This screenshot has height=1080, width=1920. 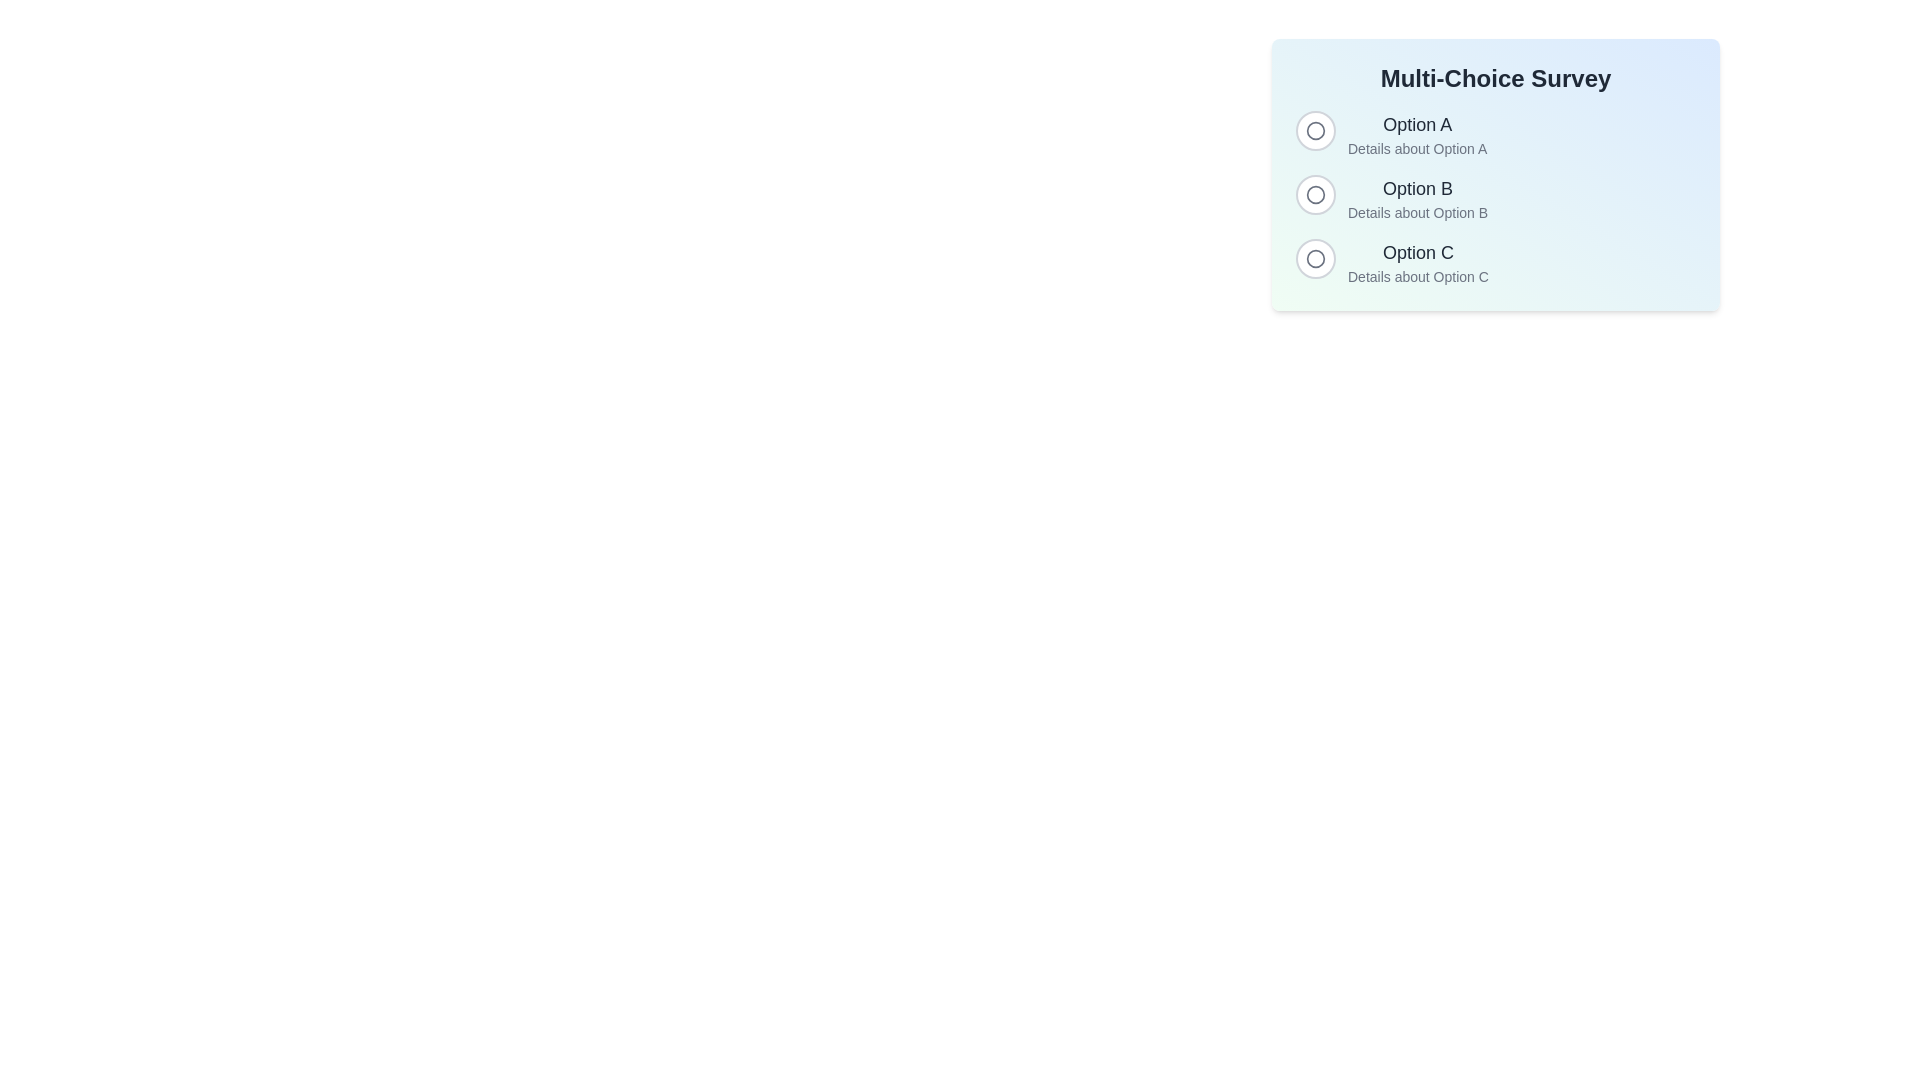 I want to click on the text label displaying 'Option A' and 'Details about Option A', which is the first element in a vertical list under the header 'Multi-Choice Survey', so click(x=1416, y=135).